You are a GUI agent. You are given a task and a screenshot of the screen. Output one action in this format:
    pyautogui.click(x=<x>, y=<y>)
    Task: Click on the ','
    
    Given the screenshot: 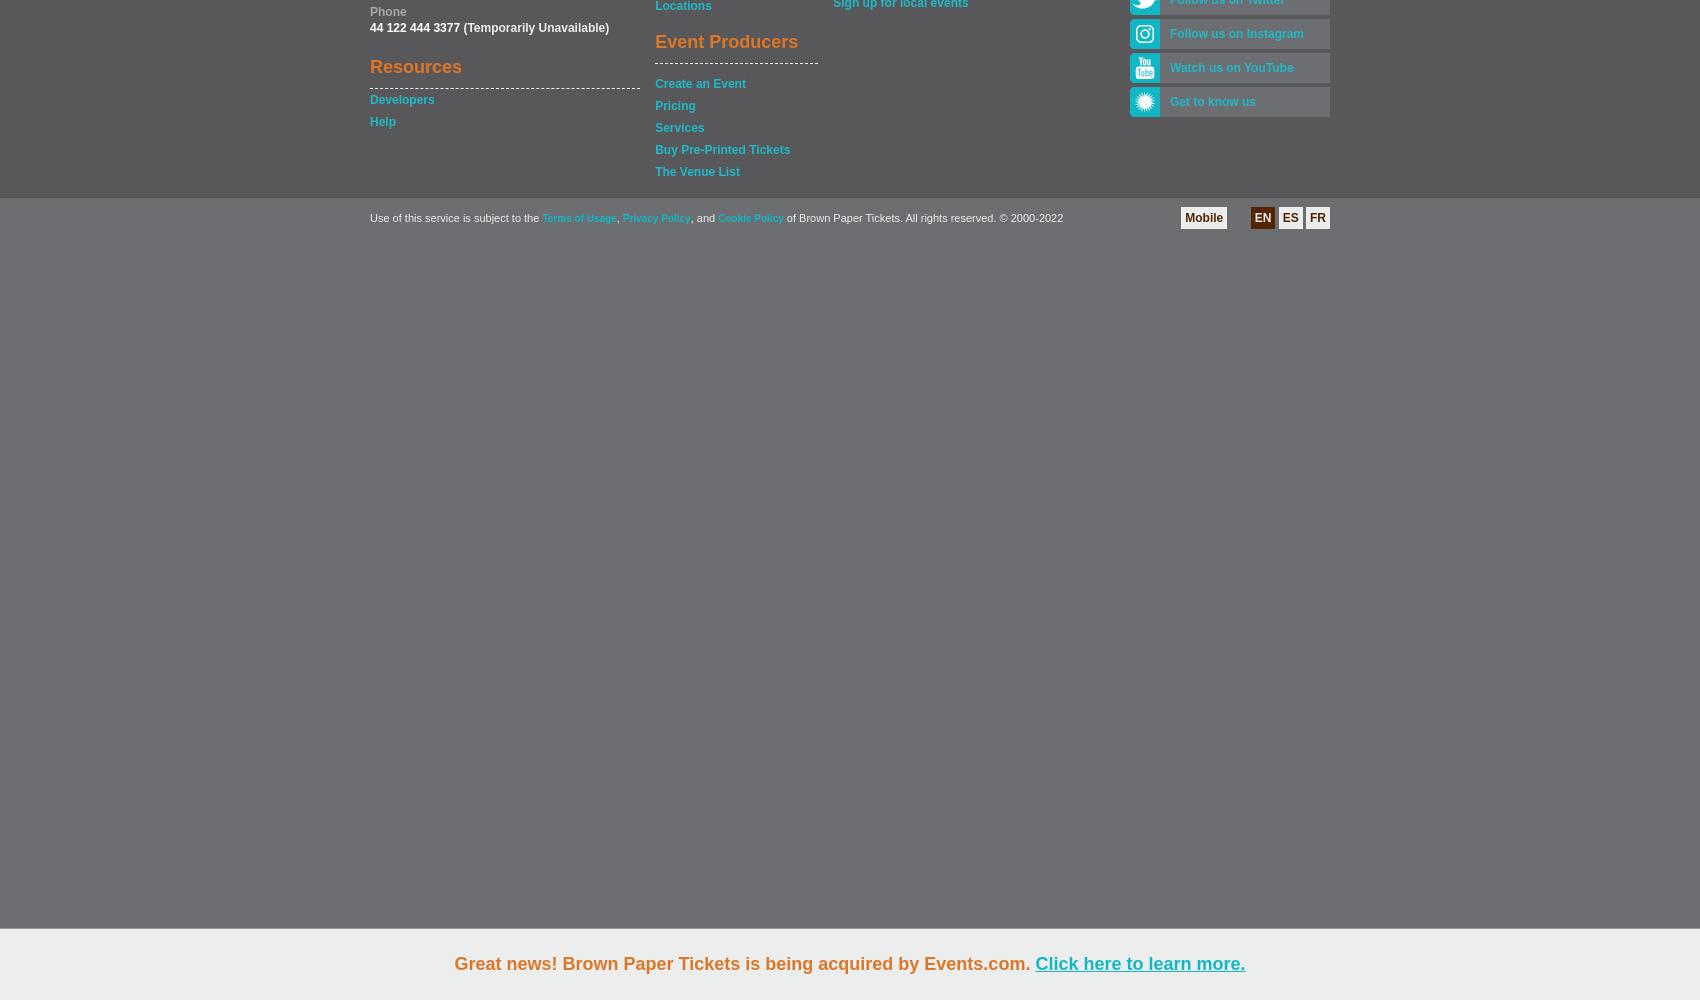 What is the action you would take?
    pyautogui.click(x=617, y=217)
    